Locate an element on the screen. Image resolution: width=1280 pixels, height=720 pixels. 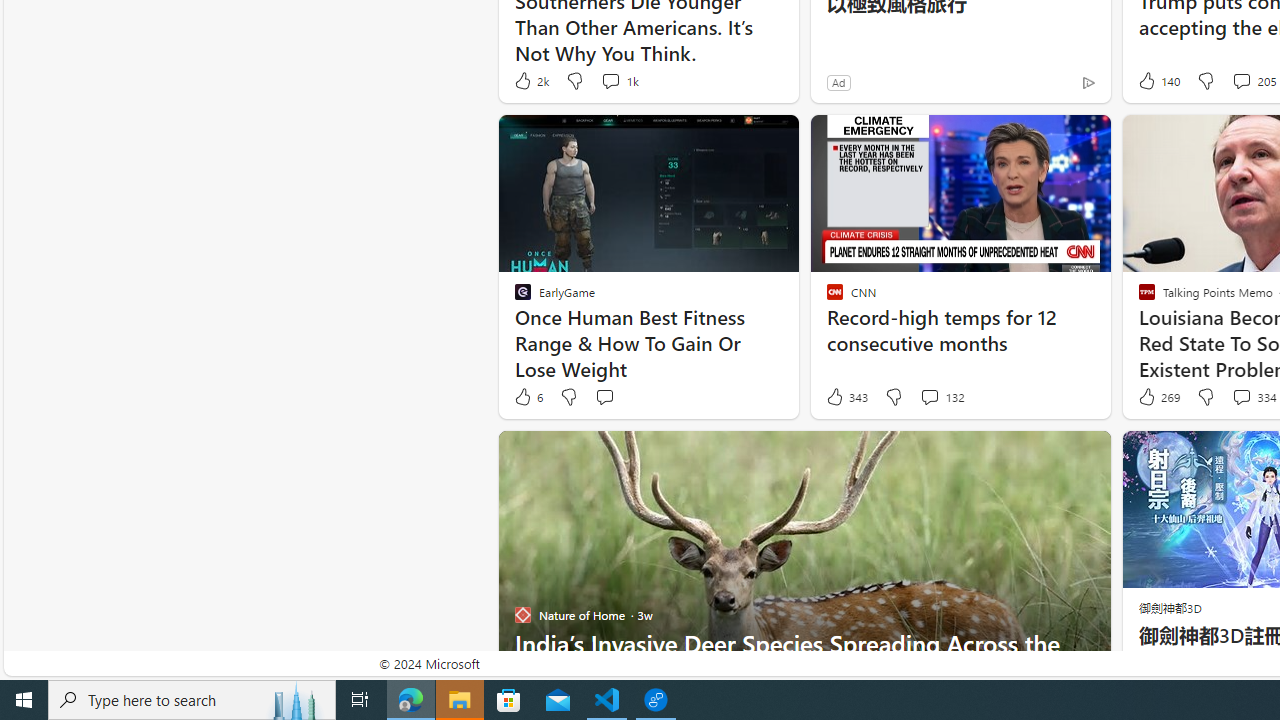
'View comments 205 Comment' is located at coordinates (1240, 80).